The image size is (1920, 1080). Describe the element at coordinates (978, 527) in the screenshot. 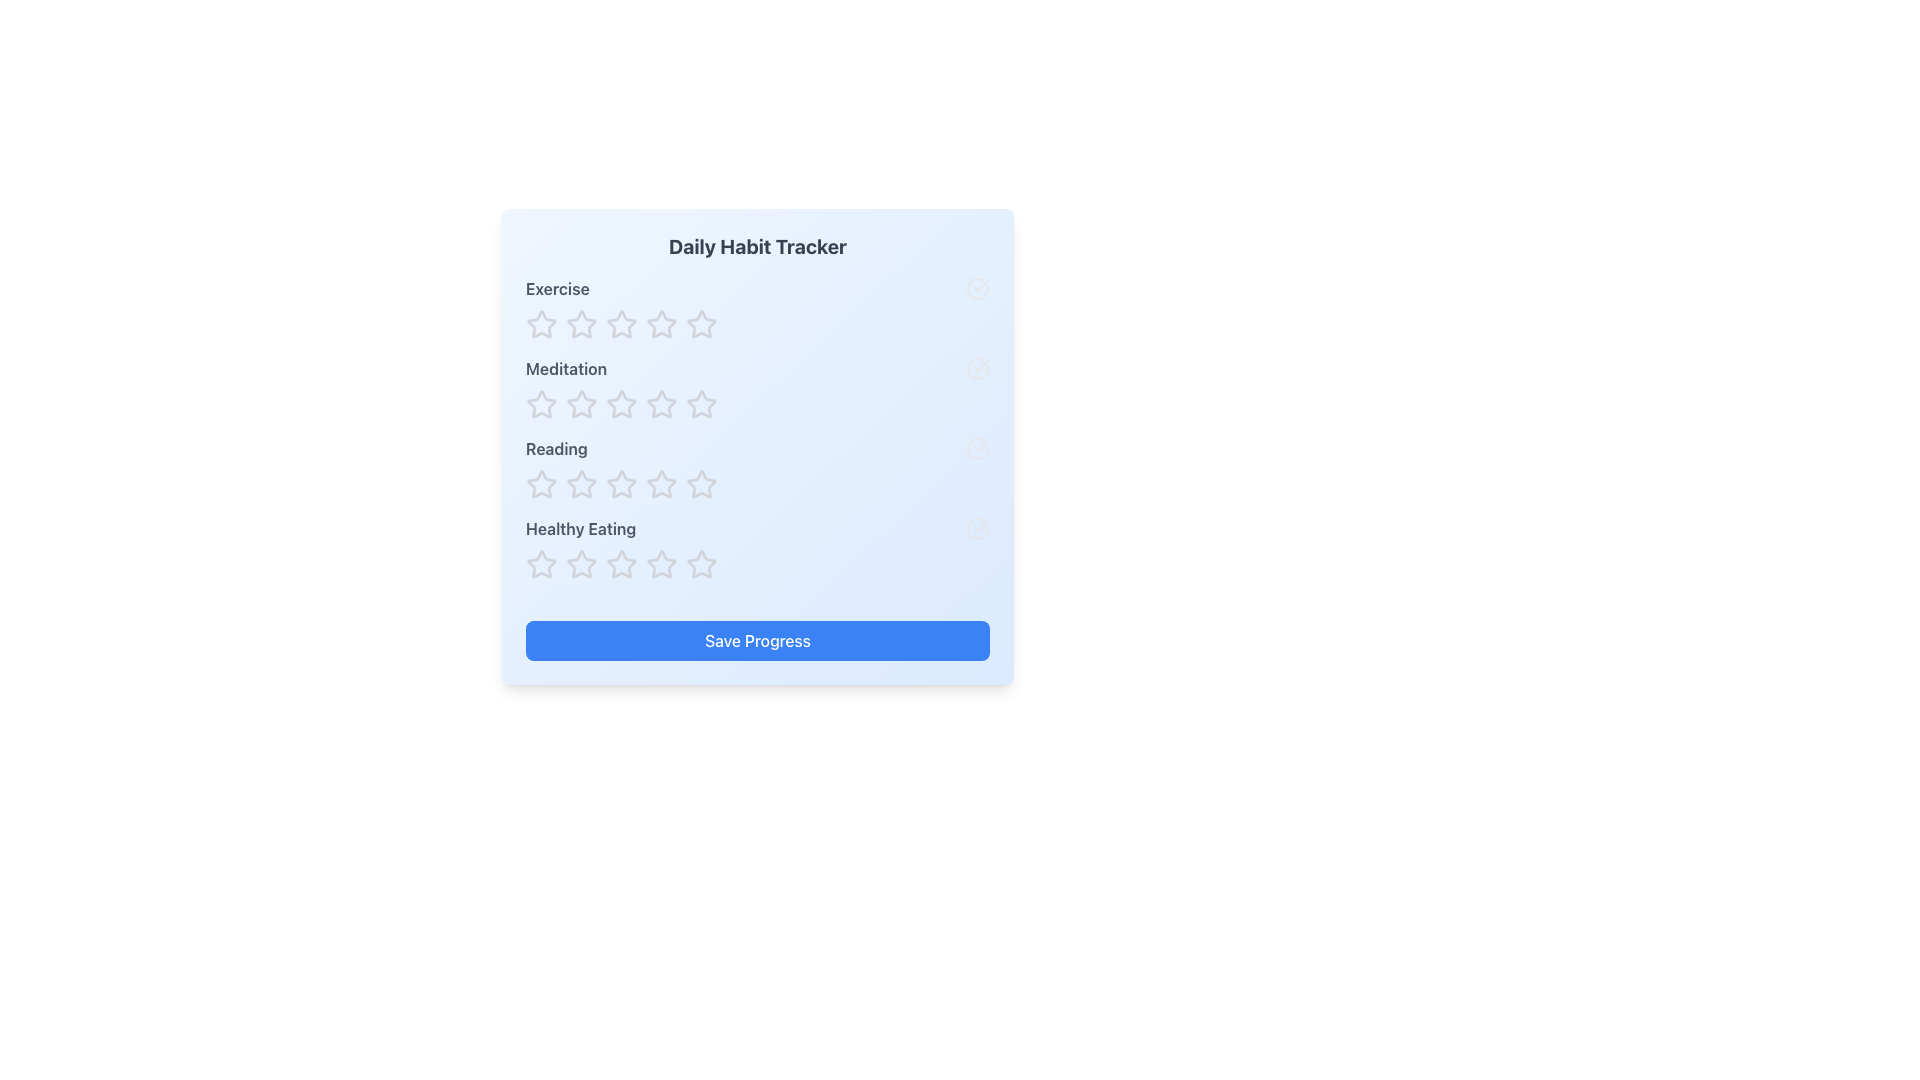

I see `the circular shape representing a check or status indicator located to the right of the 'Healthy Eating' section in the habit tracker interface` at that location.